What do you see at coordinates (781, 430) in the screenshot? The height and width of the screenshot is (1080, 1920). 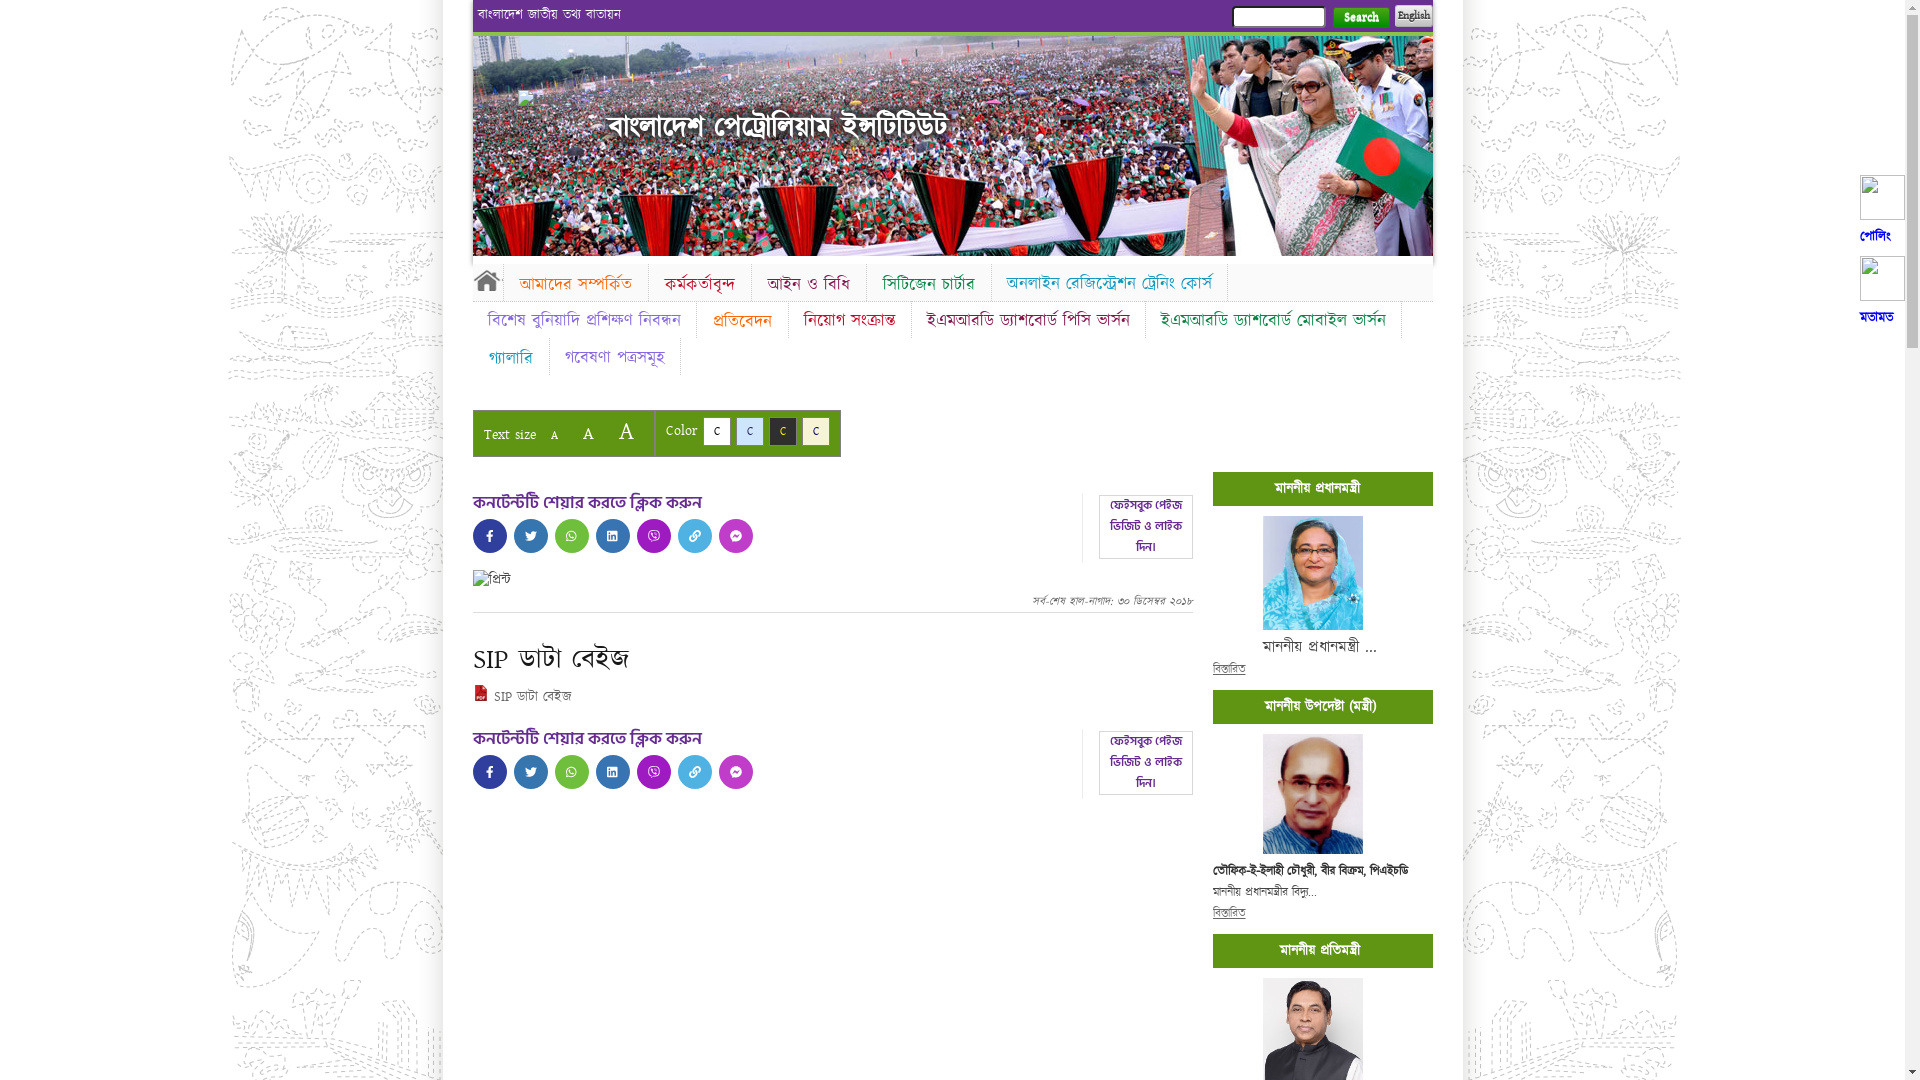 I see `'C'` at bounding box center [781, 430].